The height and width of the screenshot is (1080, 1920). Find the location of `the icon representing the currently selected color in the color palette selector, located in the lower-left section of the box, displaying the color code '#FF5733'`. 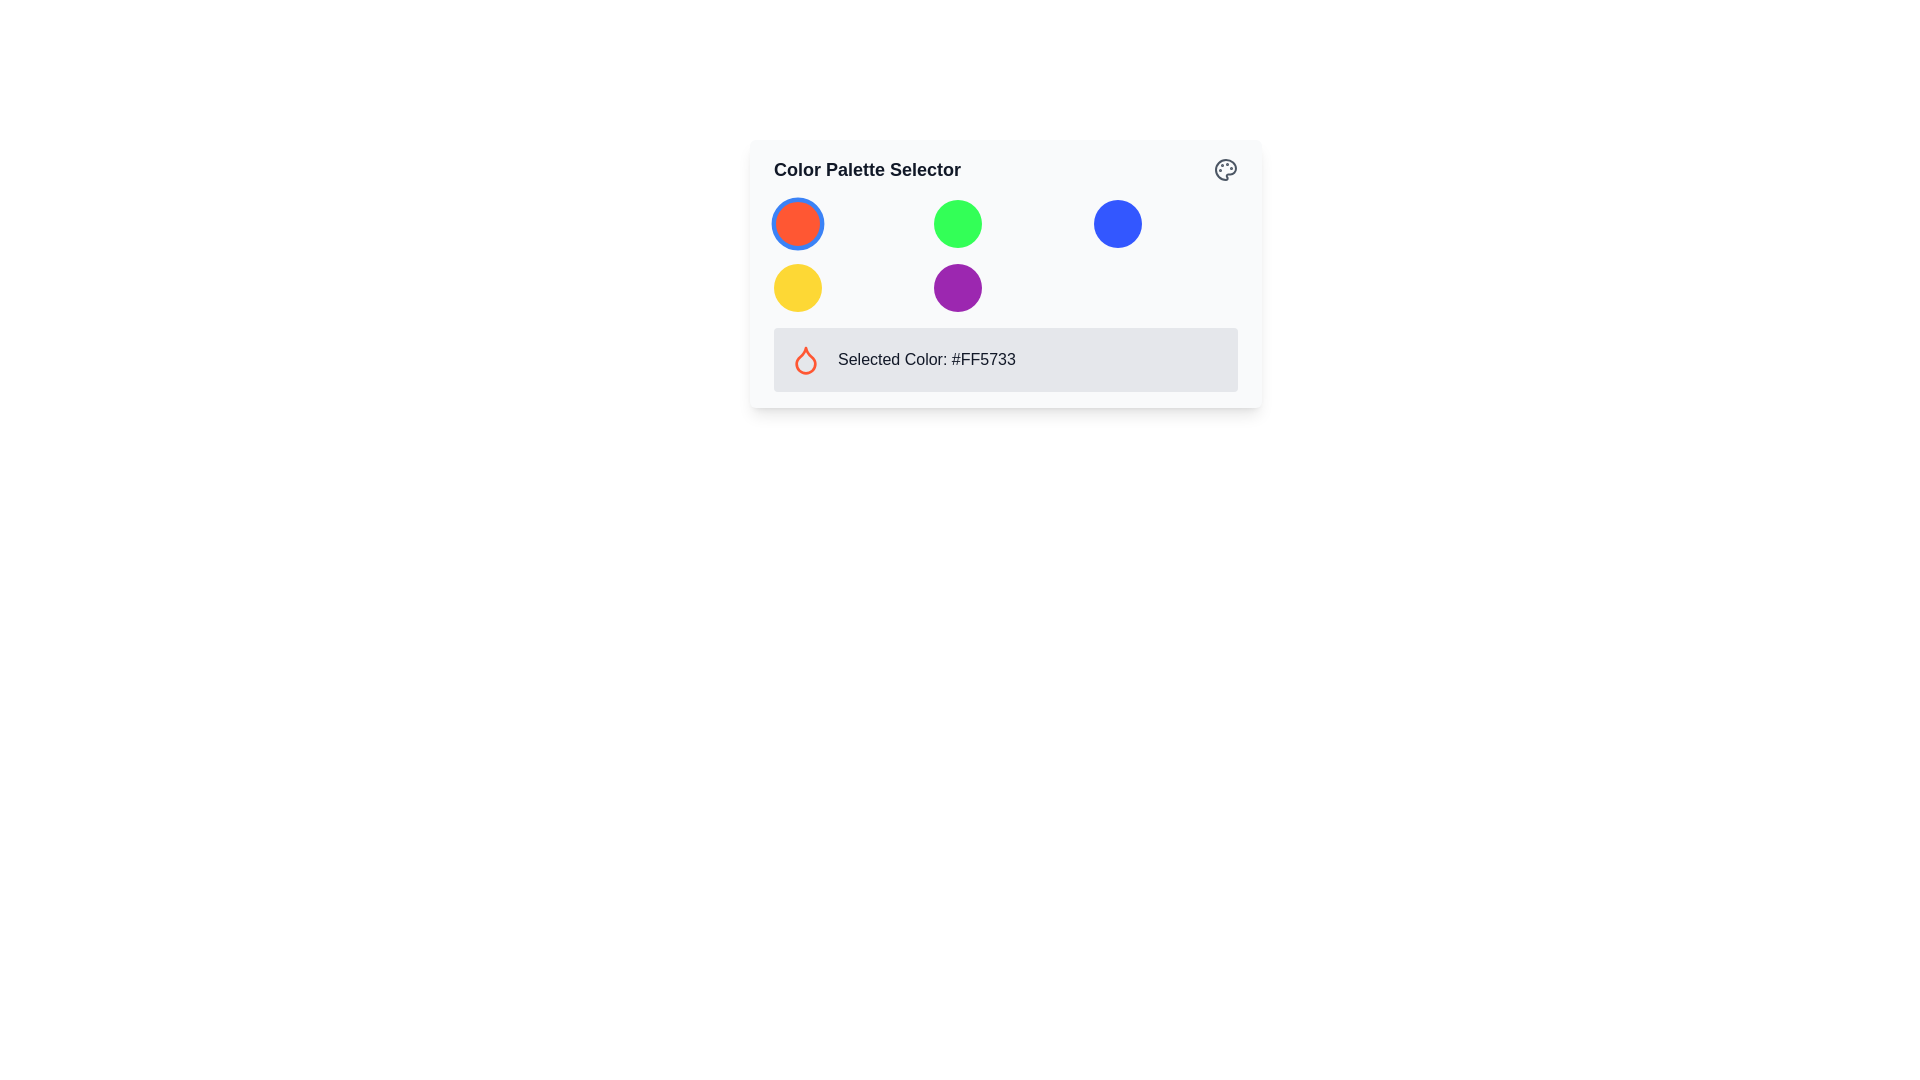

the icon representing the currently selected color in the color palette selector, located in the lower-left section of the box, displaying the color code '#FF5733' is located at coordinates (806, 358).